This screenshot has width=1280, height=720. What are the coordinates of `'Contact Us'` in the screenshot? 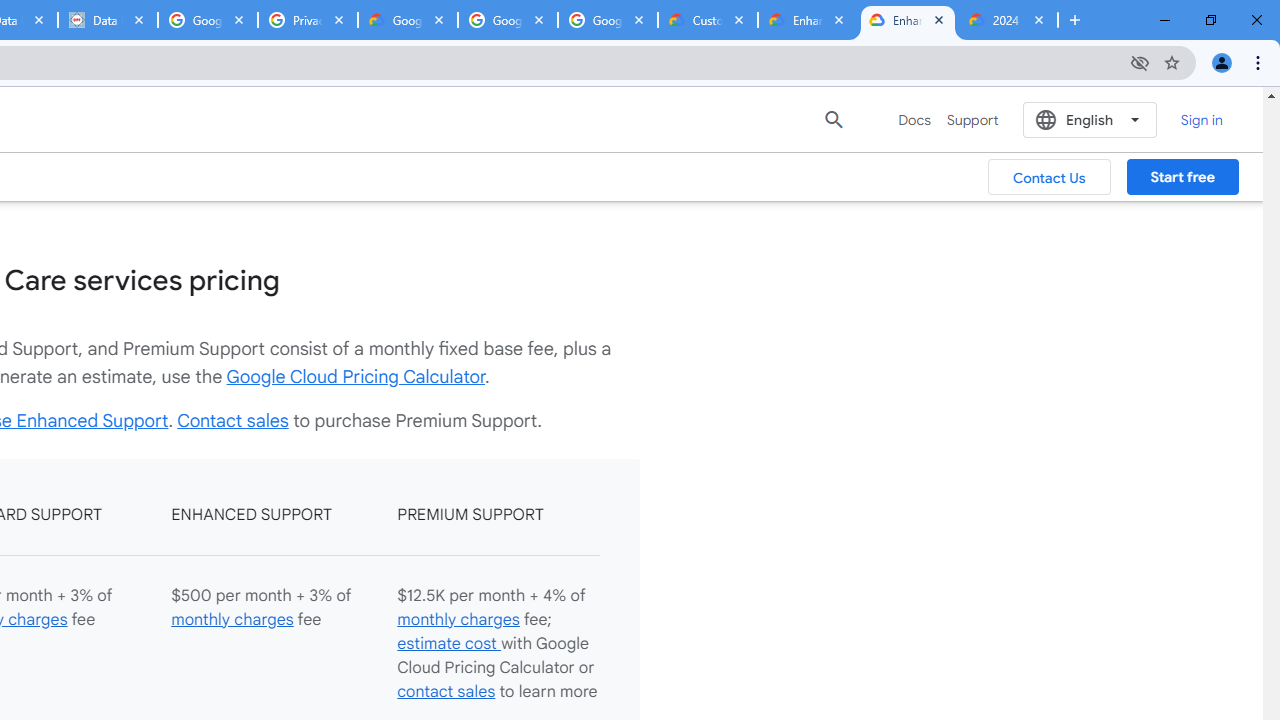 It's located at (1048, 176).